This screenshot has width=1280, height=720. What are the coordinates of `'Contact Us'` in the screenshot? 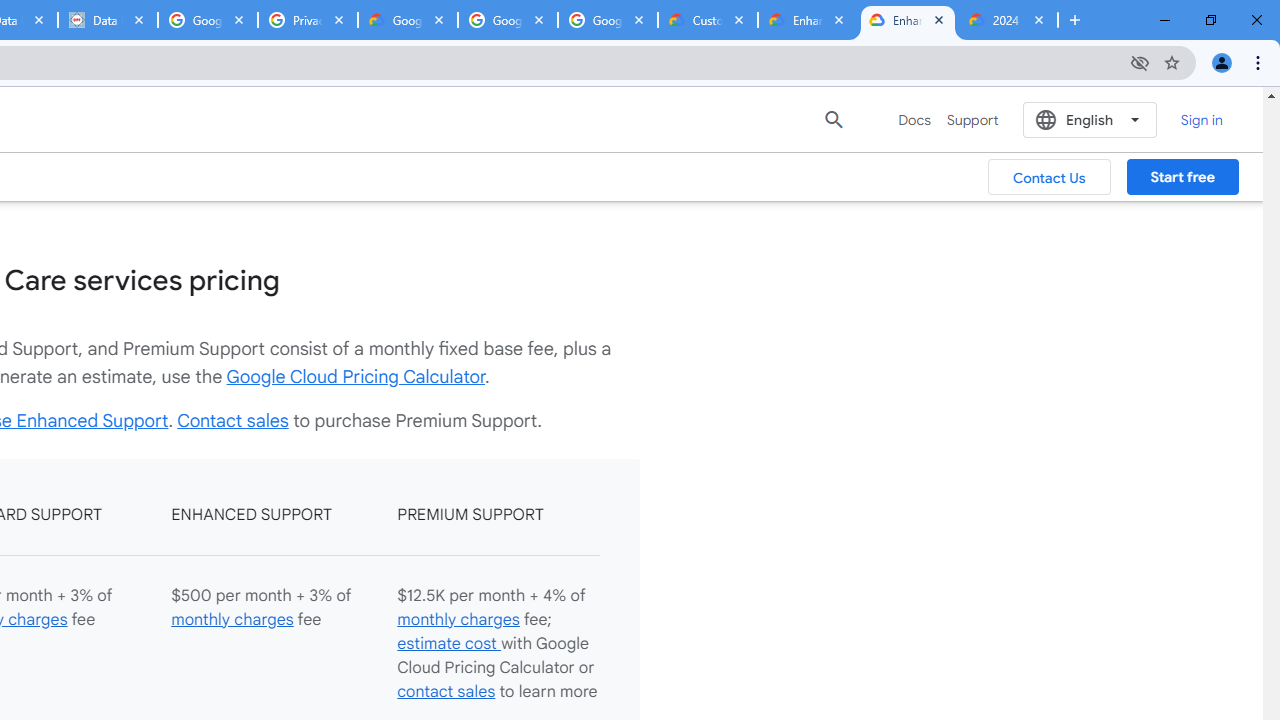 It's located at (1048, 176).